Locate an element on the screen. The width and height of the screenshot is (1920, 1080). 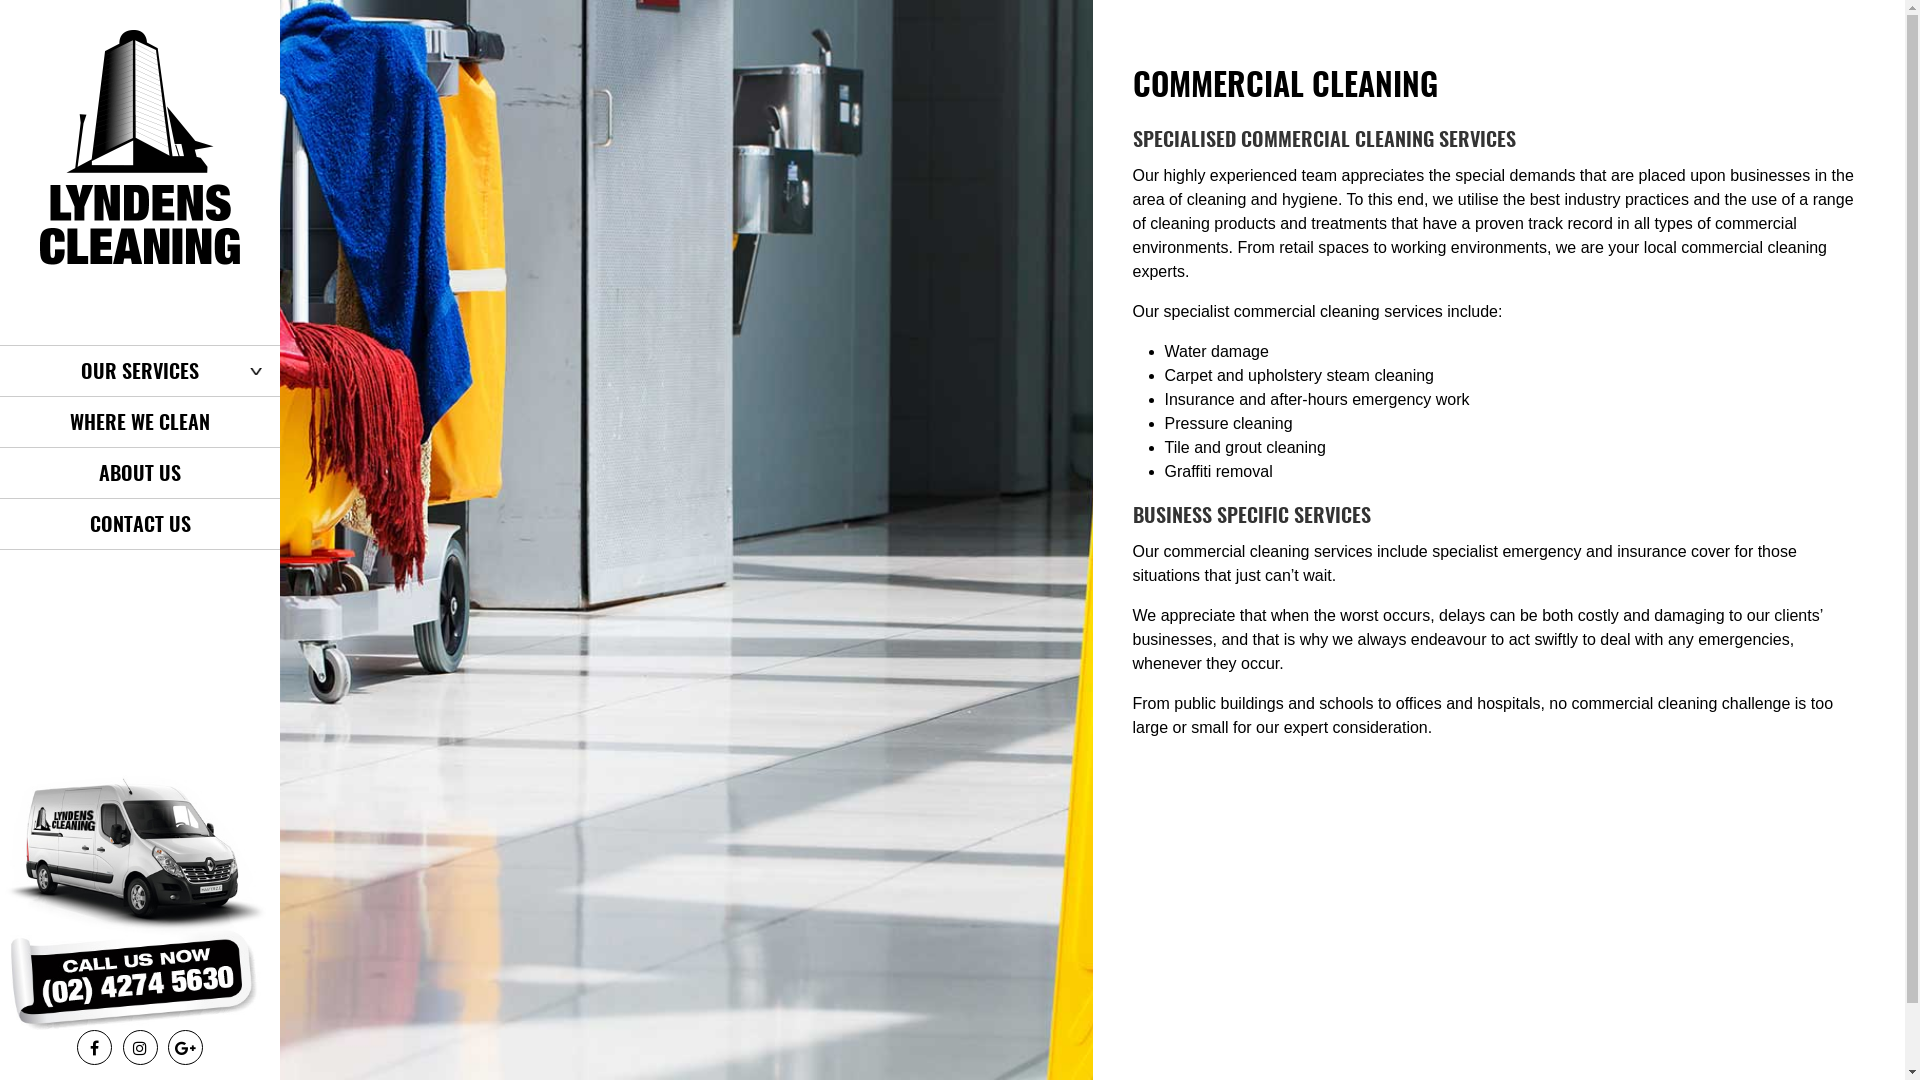
'OUR SERVICES' is located at coordinates (138, 370).